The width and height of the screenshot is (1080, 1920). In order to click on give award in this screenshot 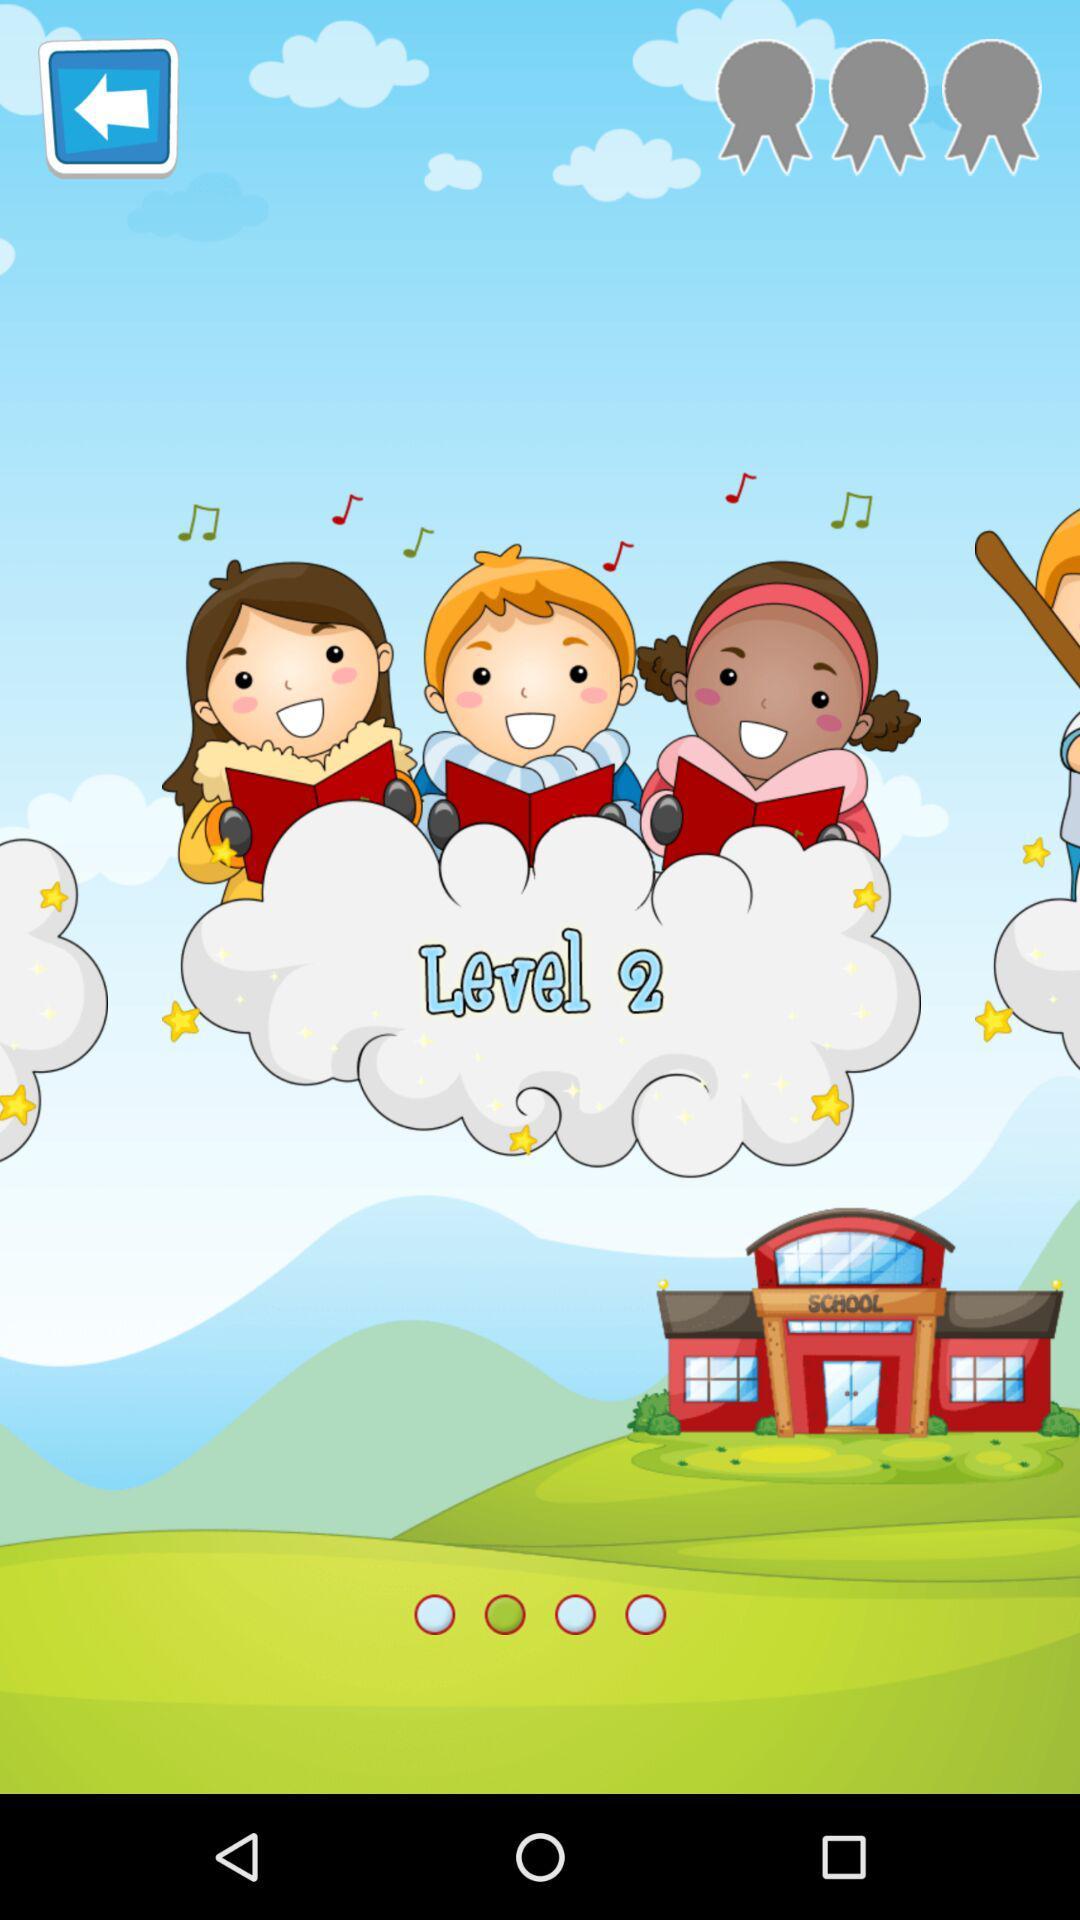, I will do `click(991, 106)`.